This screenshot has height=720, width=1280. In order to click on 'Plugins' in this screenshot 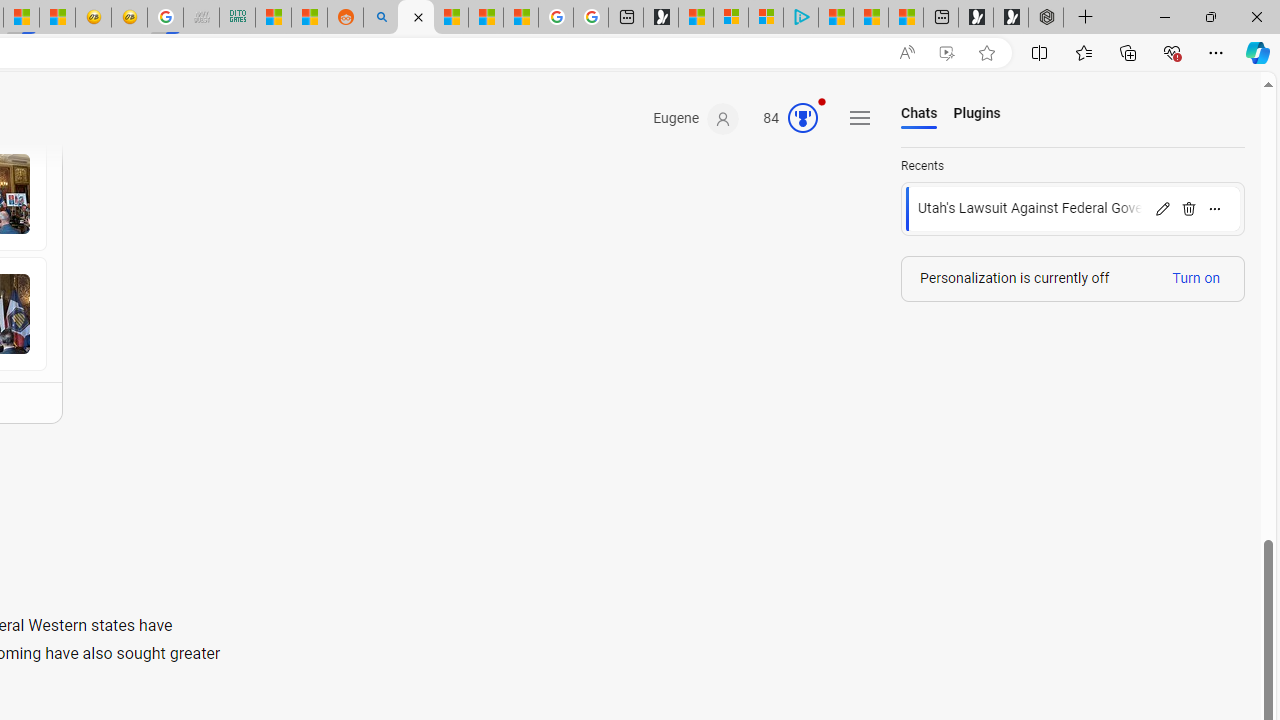, I will do `click(977, 114)`.